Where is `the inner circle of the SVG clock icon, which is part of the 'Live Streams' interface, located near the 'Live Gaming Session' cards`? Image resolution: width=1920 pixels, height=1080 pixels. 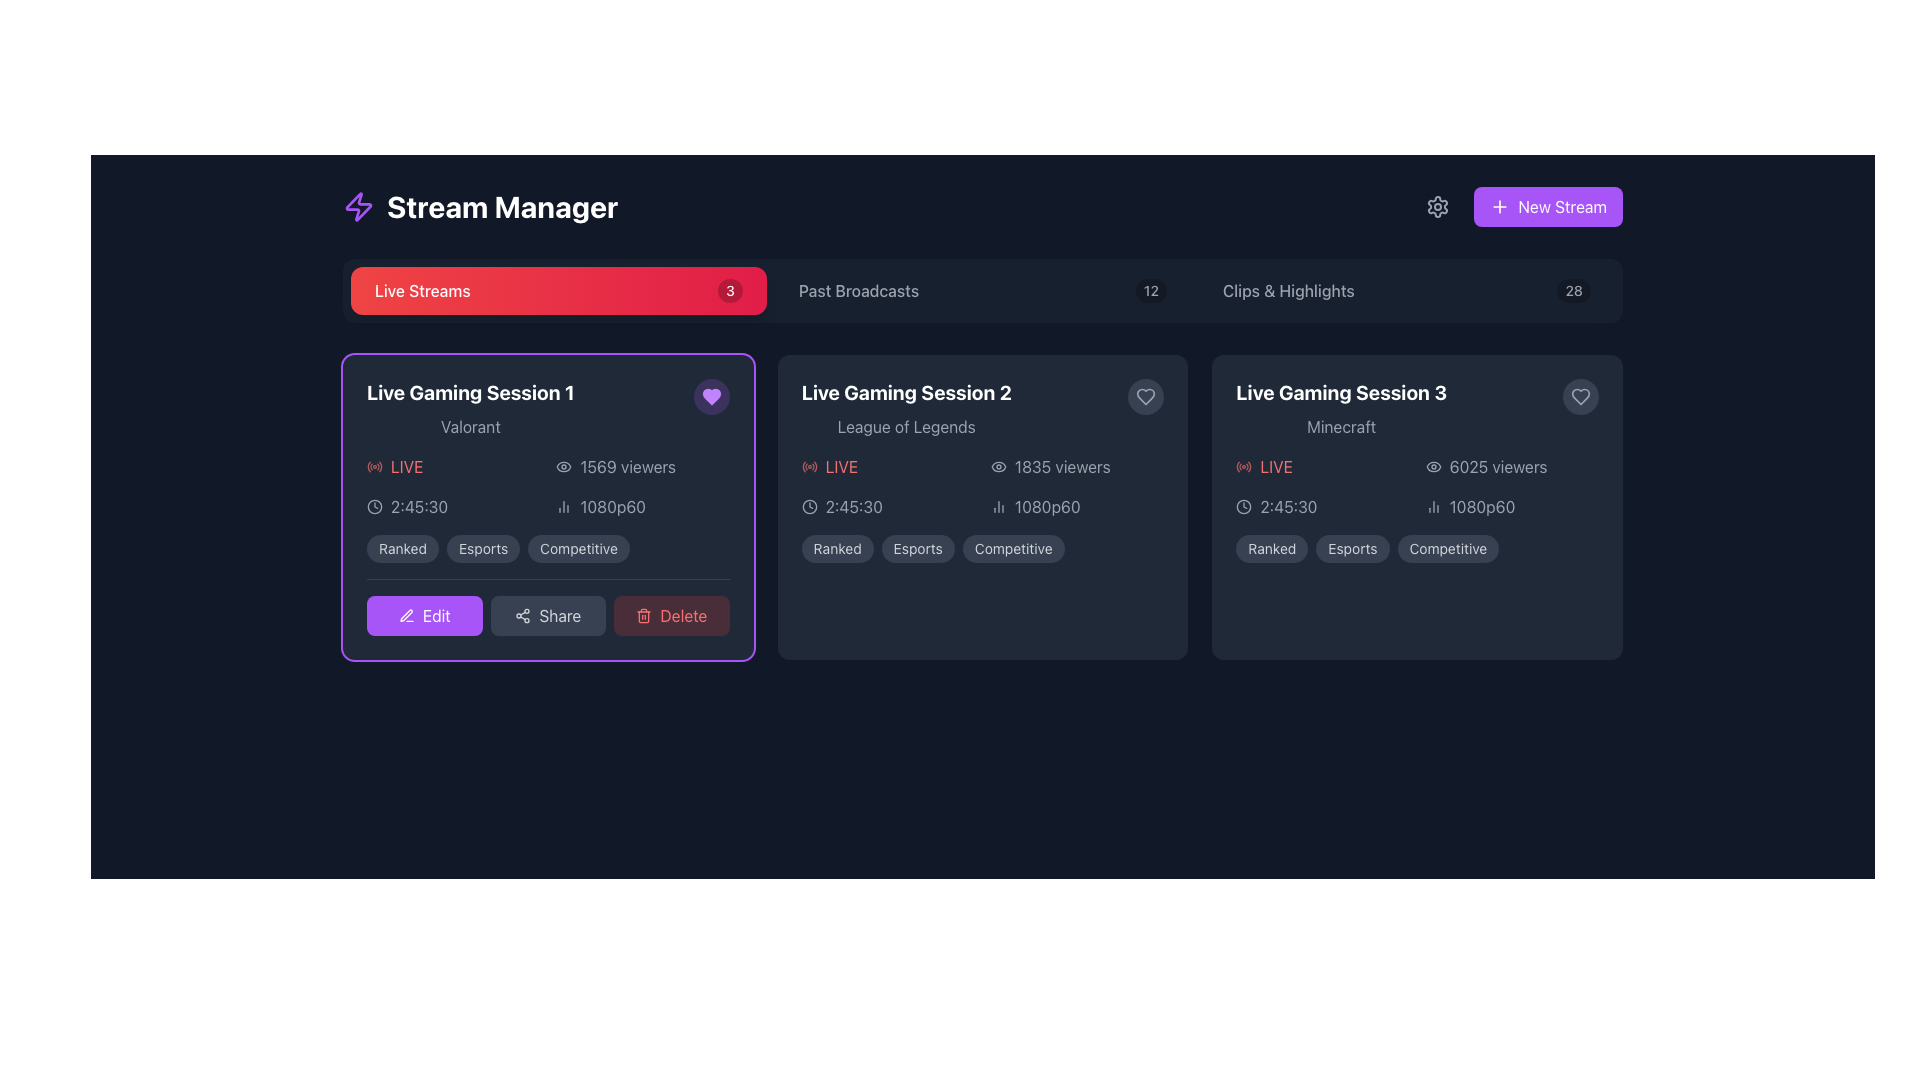
the inner circle of the SVG clock icon, which is part of the 'Live Streams' interface, located near the 'Live Gaming Session' cards is located at coordinates (809, 505).